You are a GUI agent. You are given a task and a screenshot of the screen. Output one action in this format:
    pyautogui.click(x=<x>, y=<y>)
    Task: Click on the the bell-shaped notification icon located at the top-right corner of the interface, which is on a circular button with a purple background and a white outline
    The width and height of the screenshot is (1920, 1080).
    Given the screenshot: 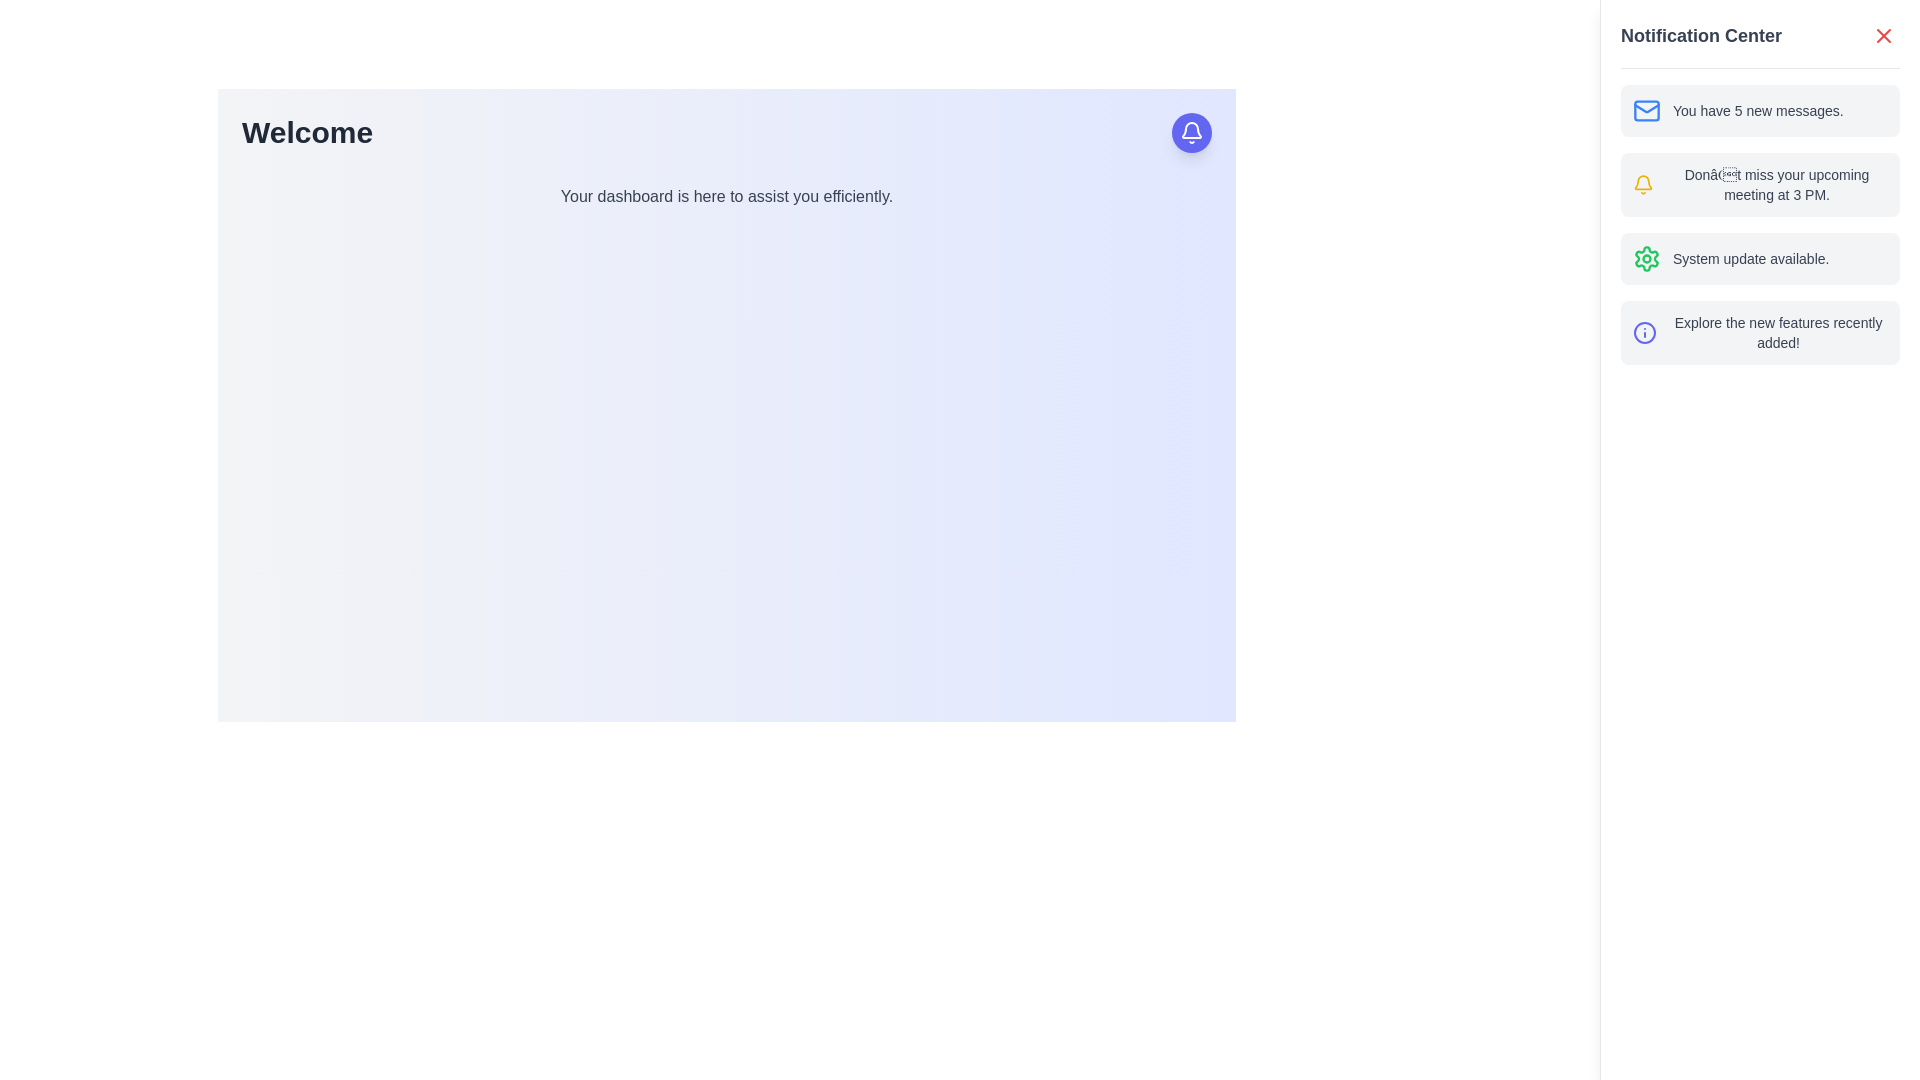 What is the action you would take?
    pyautogui.click(x=1191, y=132)
    